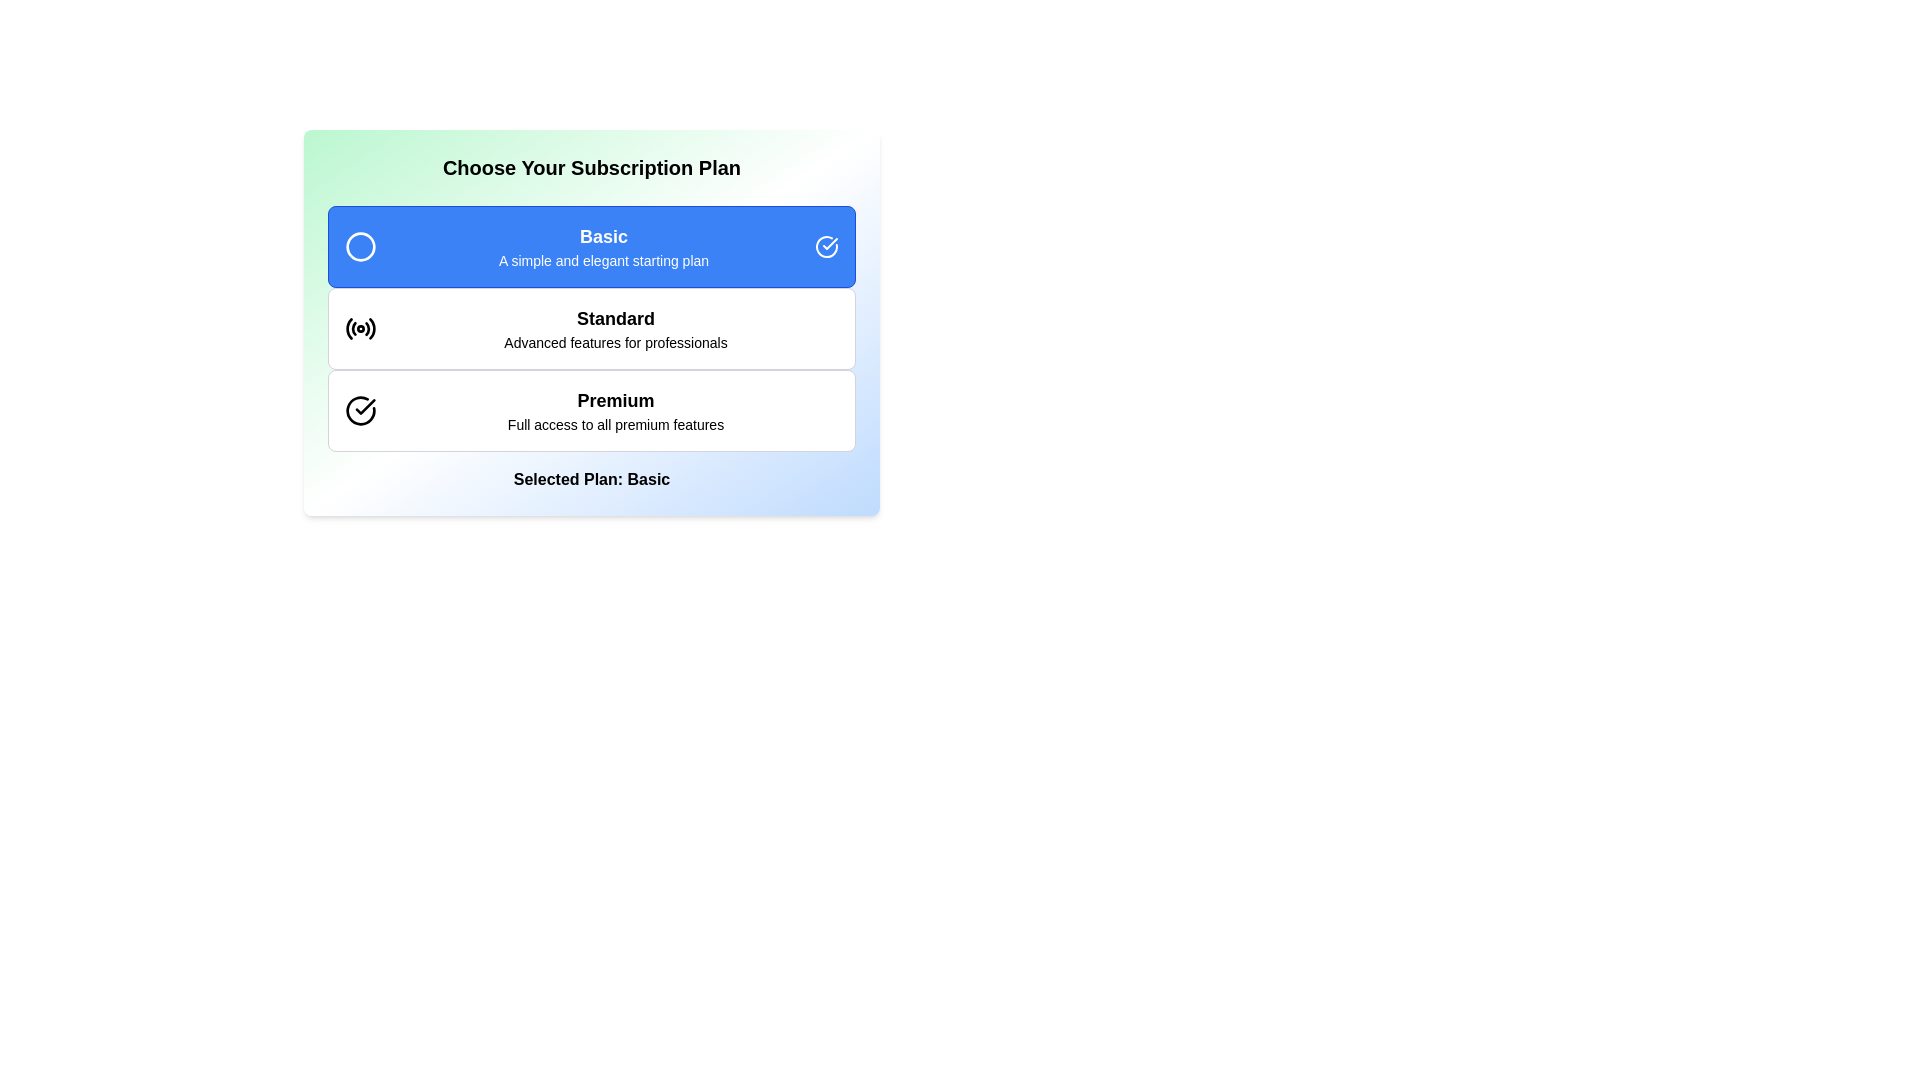 The image size is (1920, 1080). What do you see at coordinates (614, 342) in the screenshot?
I see `the descriptive text displaying 'Advanced features for professionals' located beneath the 'Standard' text in the subscription plan options` at bounding box center [614, 342].